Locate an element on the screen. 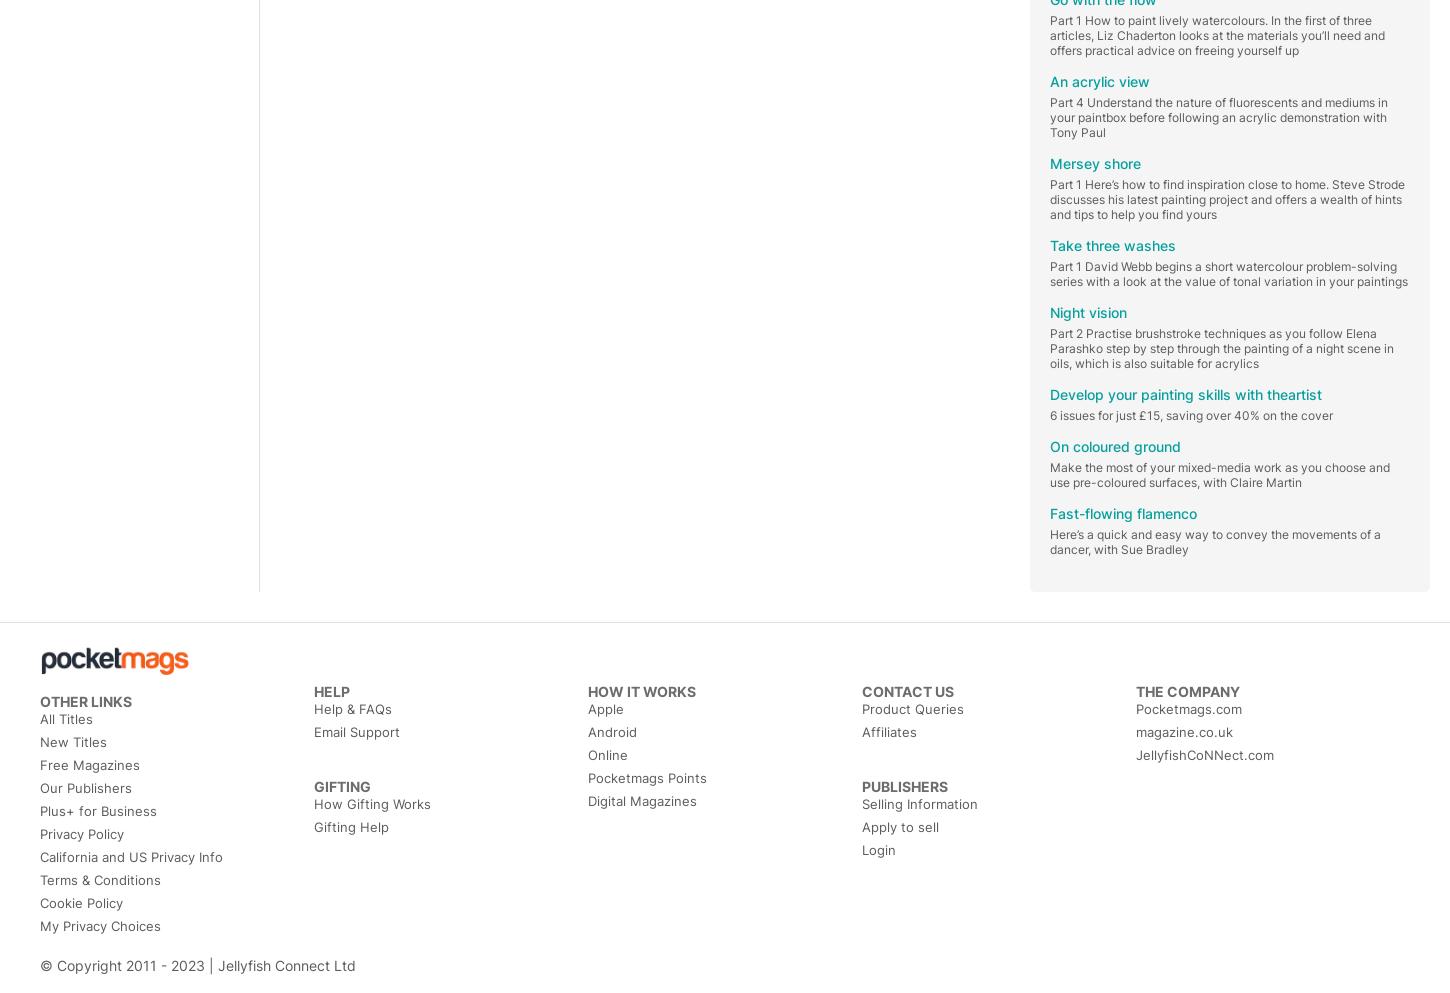 The height and width of the screenshot is (993, 1450). 'Contact Us' is located at coordinates (861, 690).